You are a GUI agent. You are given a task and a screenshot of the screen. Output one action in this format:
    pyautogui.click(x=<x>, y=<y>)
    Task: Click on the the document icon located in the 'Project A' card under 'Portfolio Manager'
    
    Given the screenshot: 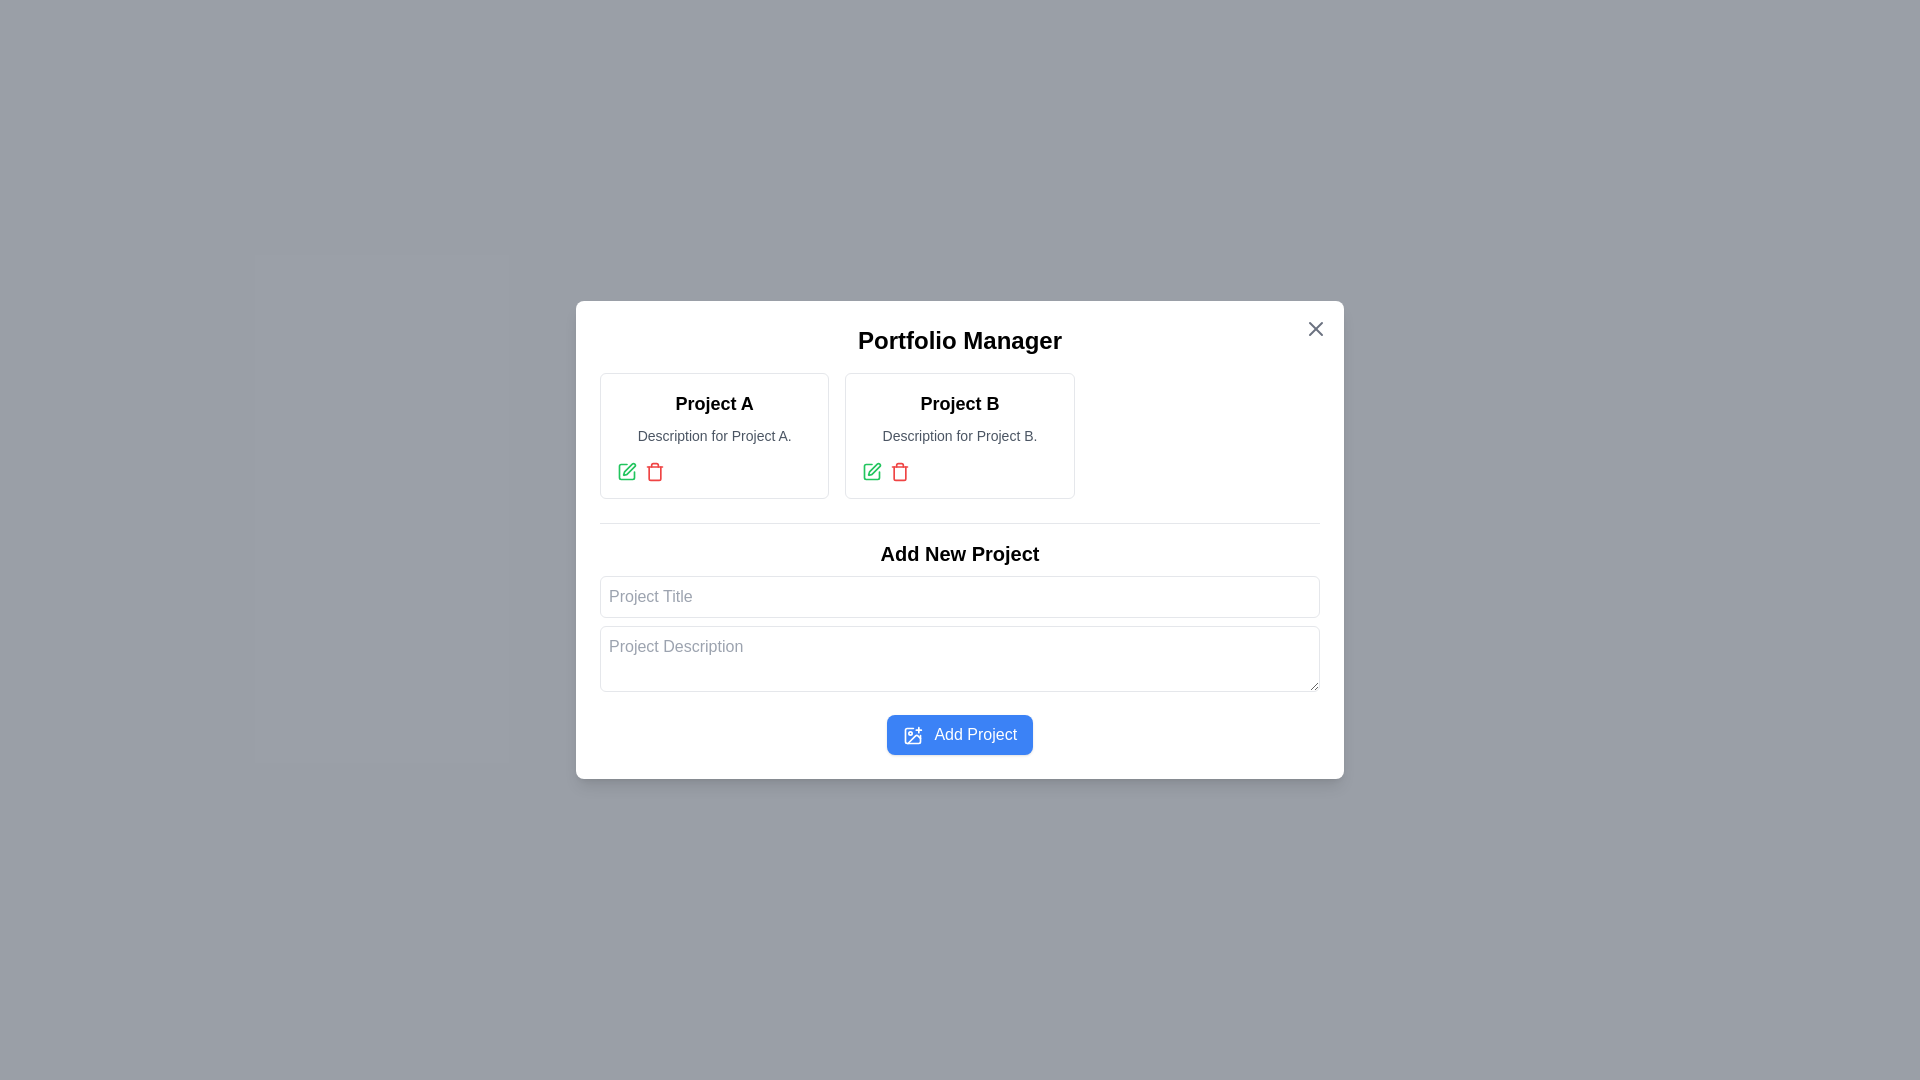 What is the action you would take?
    pyautogui.click(x=626, y=471)
    